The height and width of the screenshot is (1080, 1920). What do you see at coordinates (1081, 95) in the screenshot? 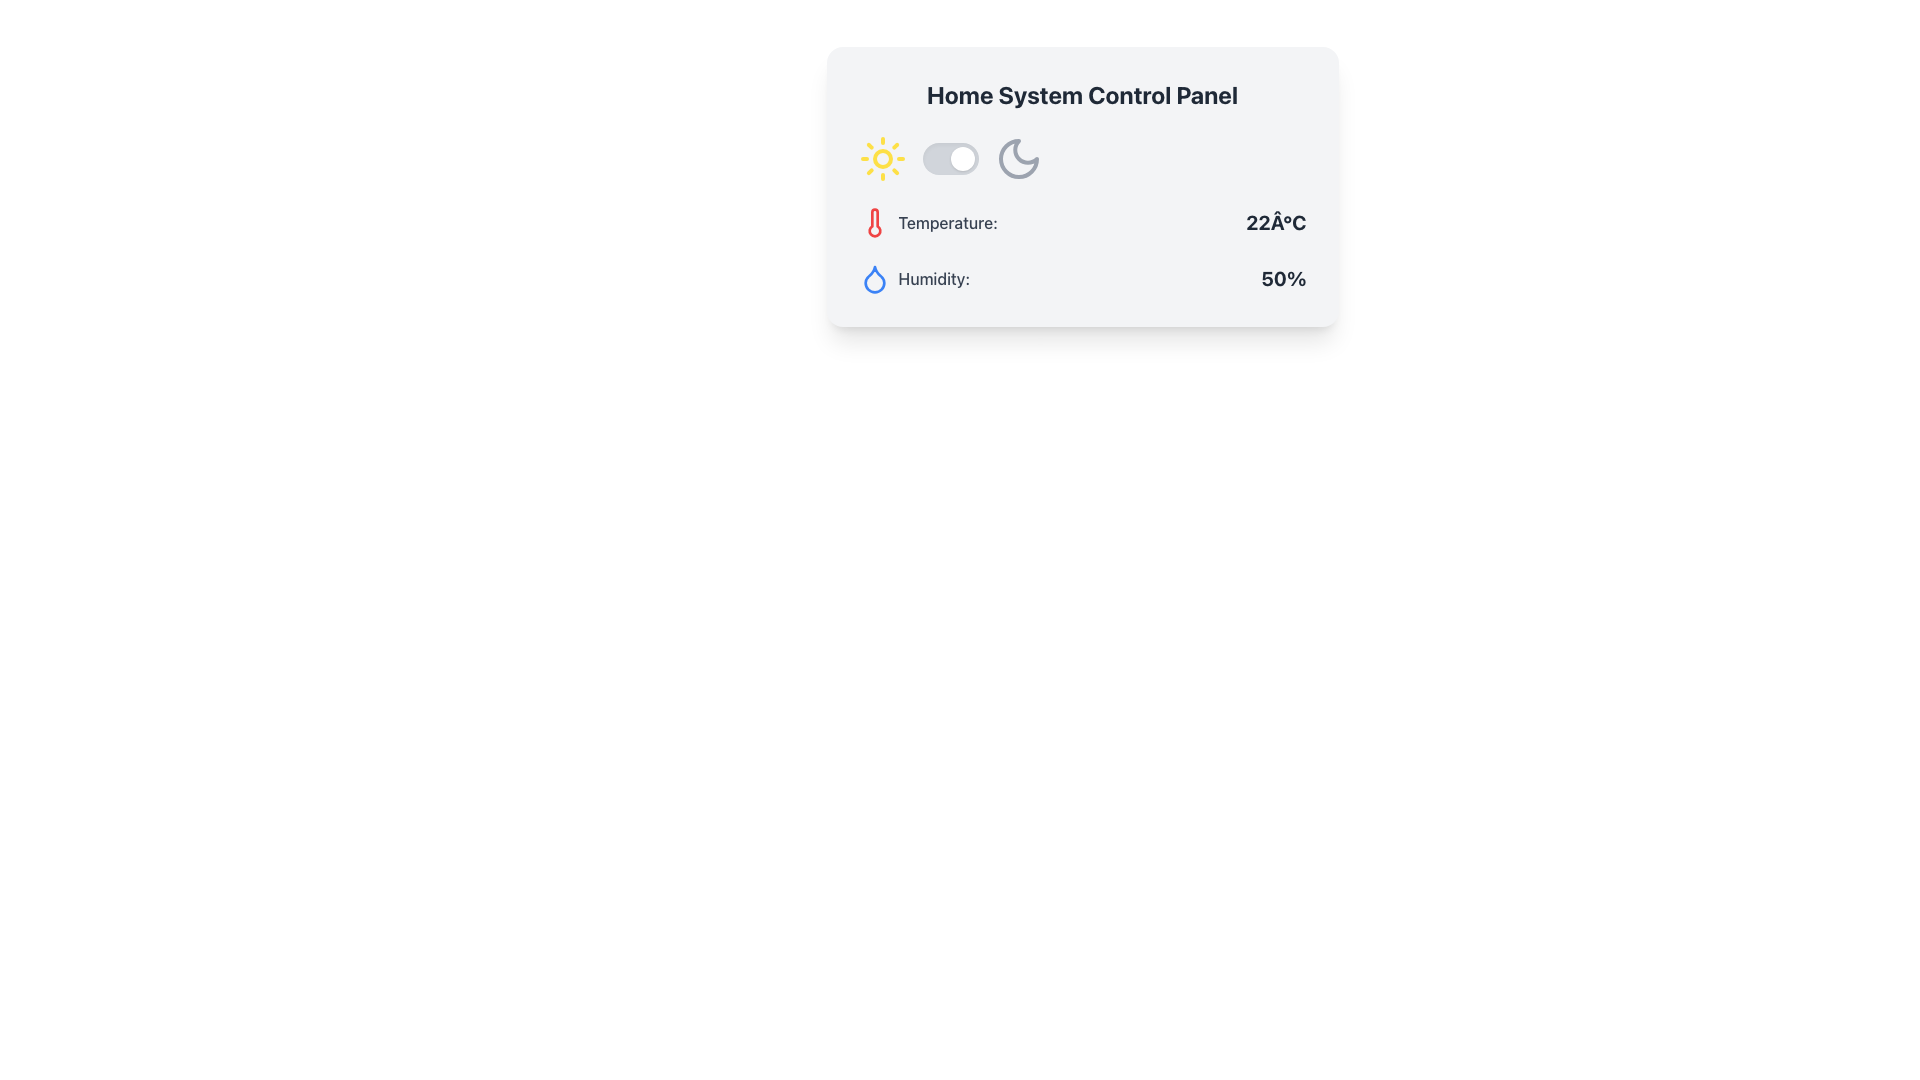
I see `the Static Text Header displaying 'Home System Control Panel', which is centered at the top of the card-like UI segment` at bounding box center [1081, 95].